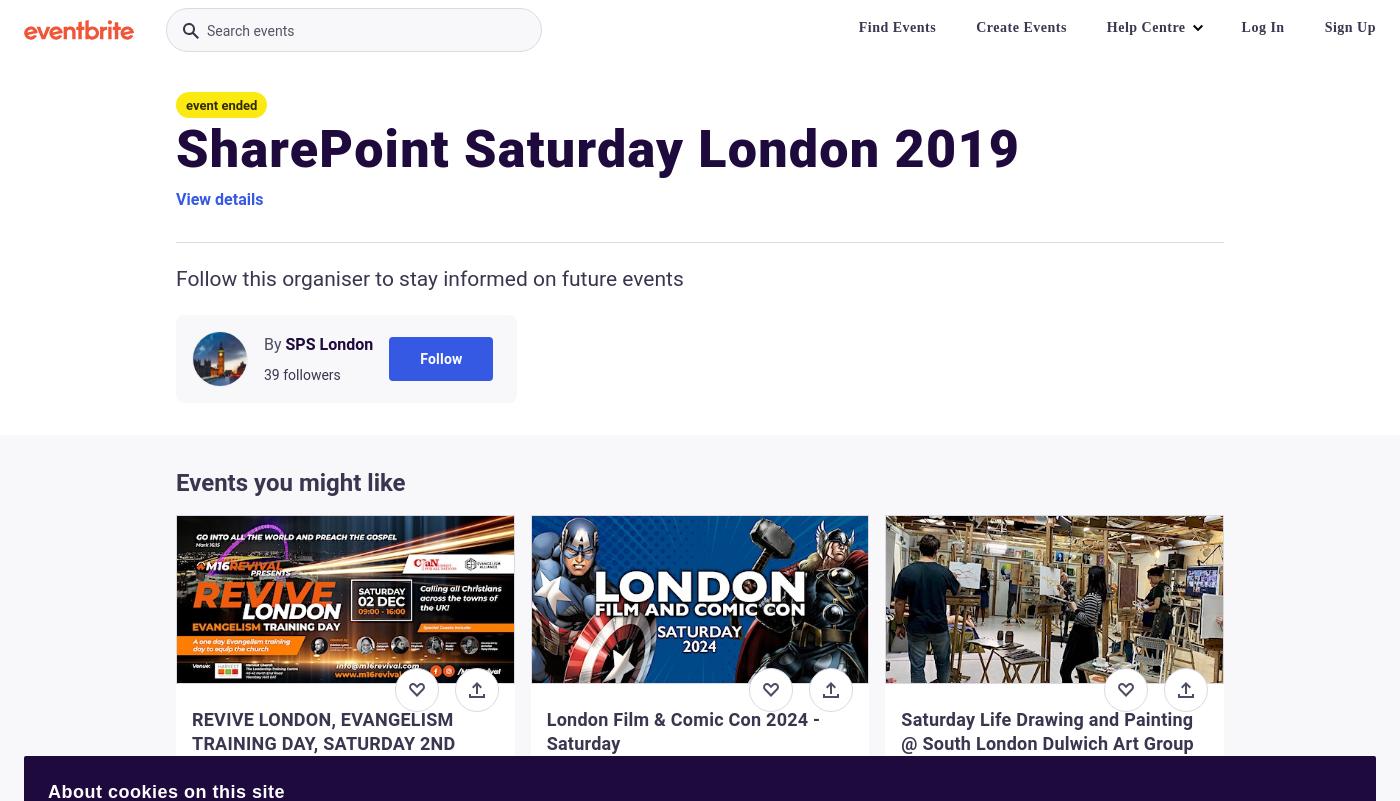 Image resolution: width=1400 pixels, height=801 pixels. What do you see at coordinates (901, 731) in the screenshot?
I see `'Saturday Life Drawing and Painting @ South London Dulwich Art Group'` at bounding box center [901, 731].